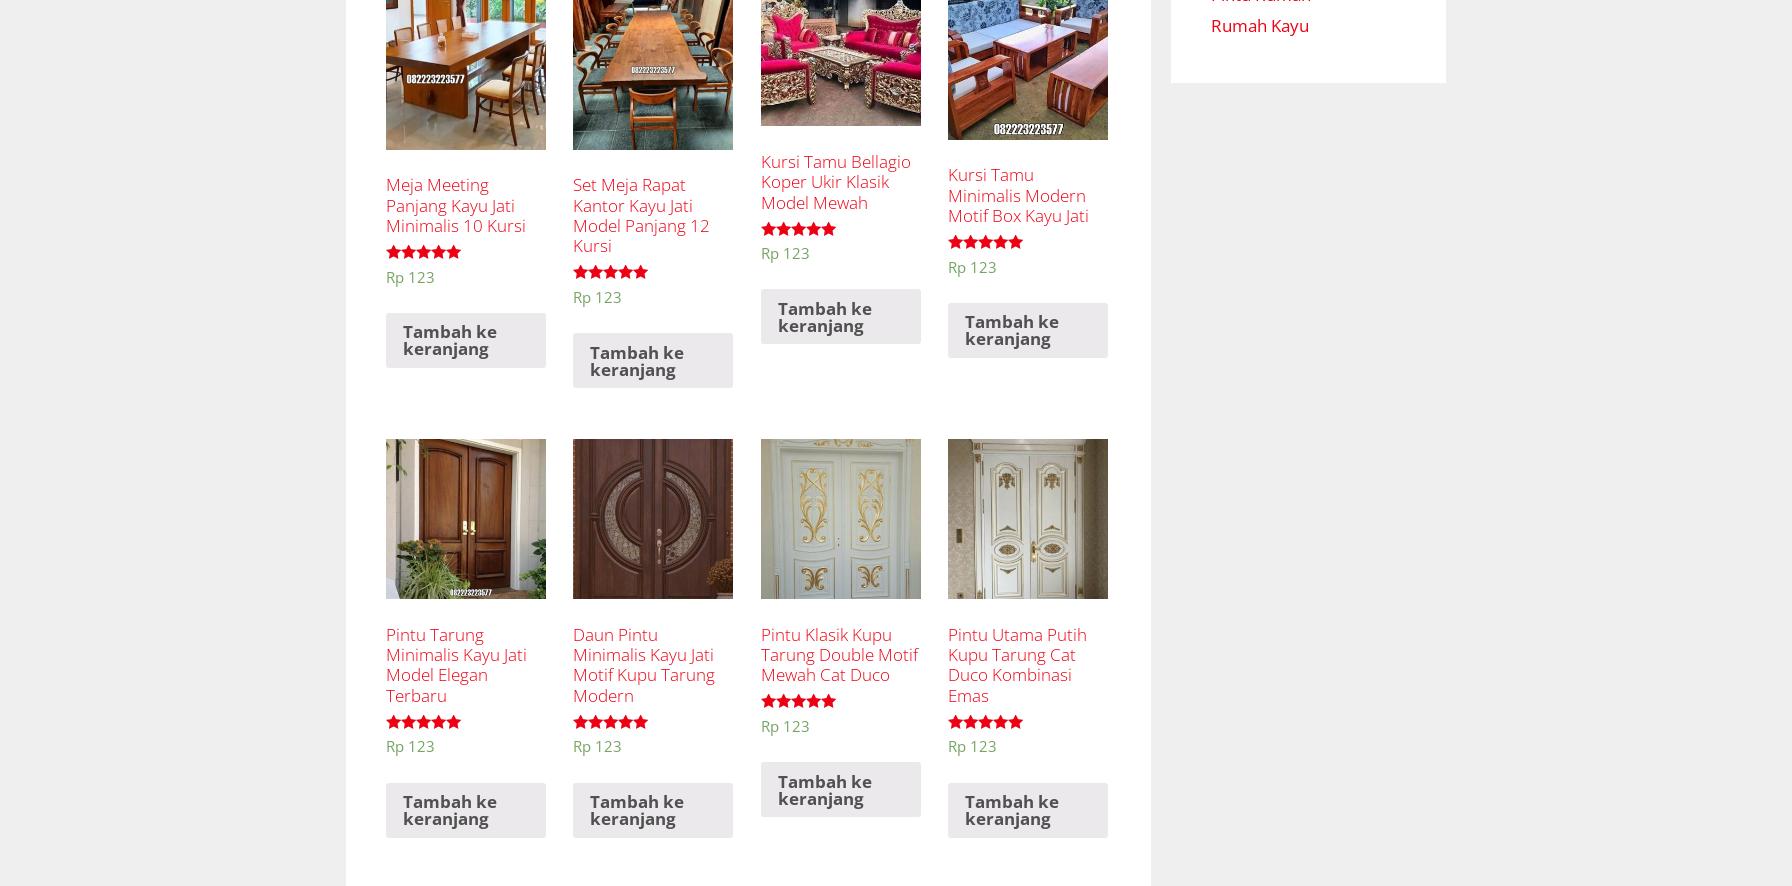 This screenshot has height=886, width=1792. What do you see at coordinates (644, 663) in the screenshot?
I see `'Daun Pintu Minimalis Kayu Jati Motif Kupu Tarung Modern'` at bounding box center [644, 663].